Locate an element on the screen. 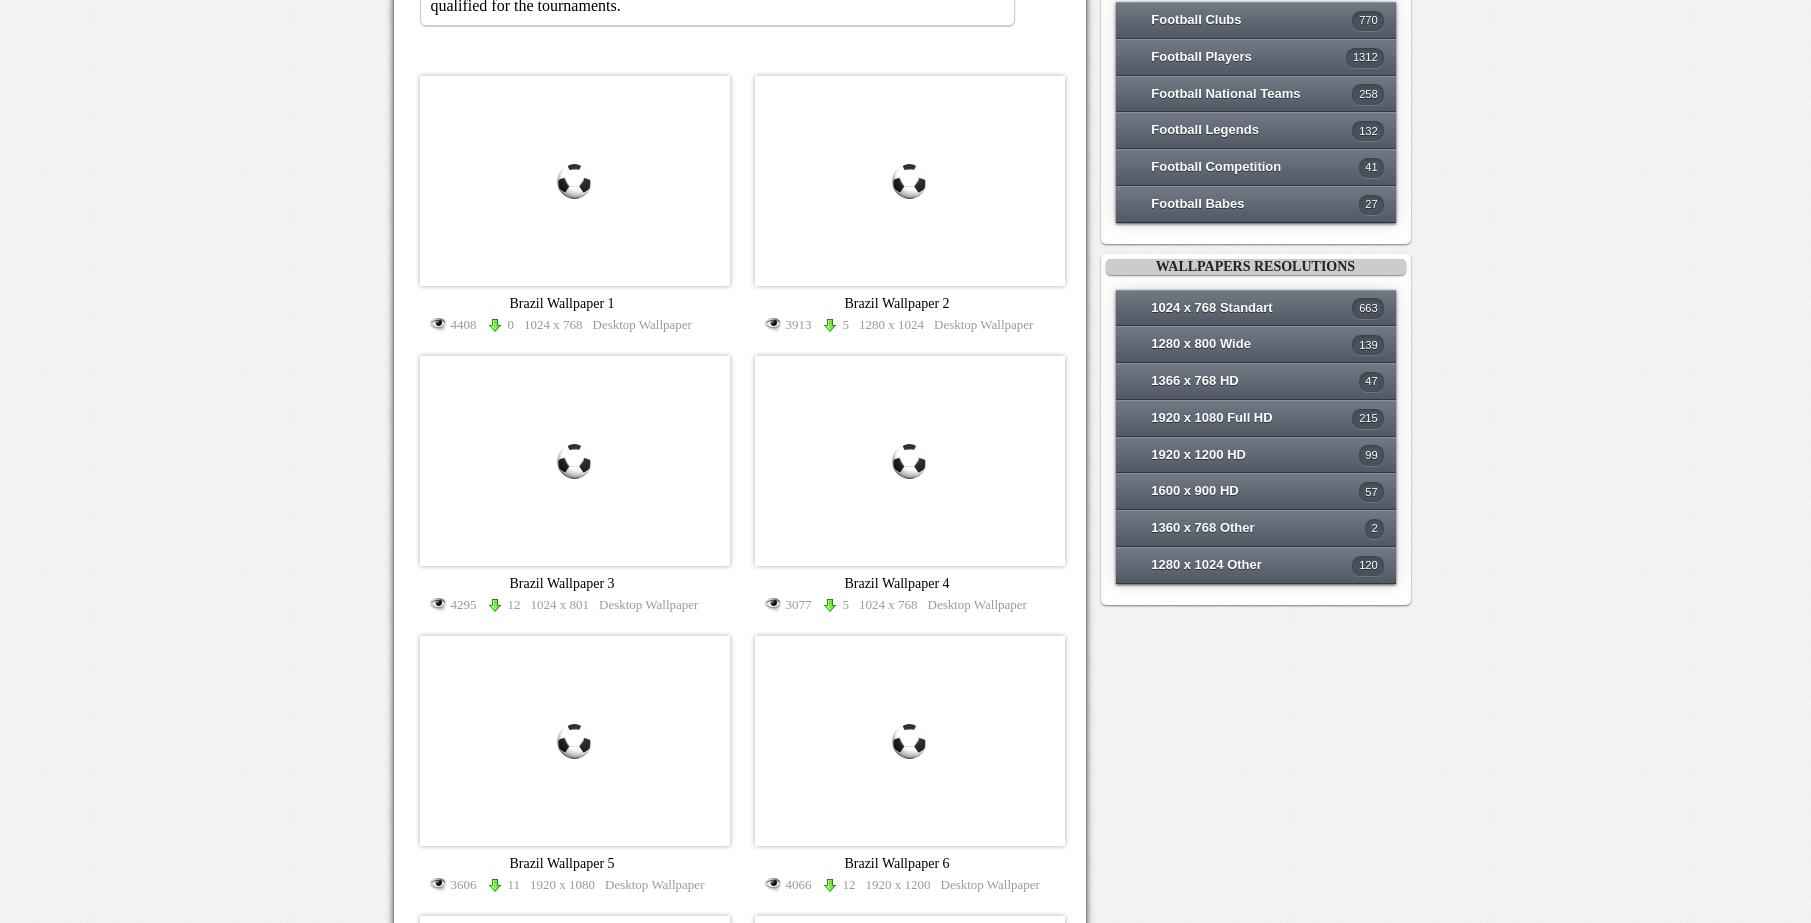 The width and height of the screenshot is (1811, 923). '1920 x 1080 Full HD' is located at coordinates (1211, 416).